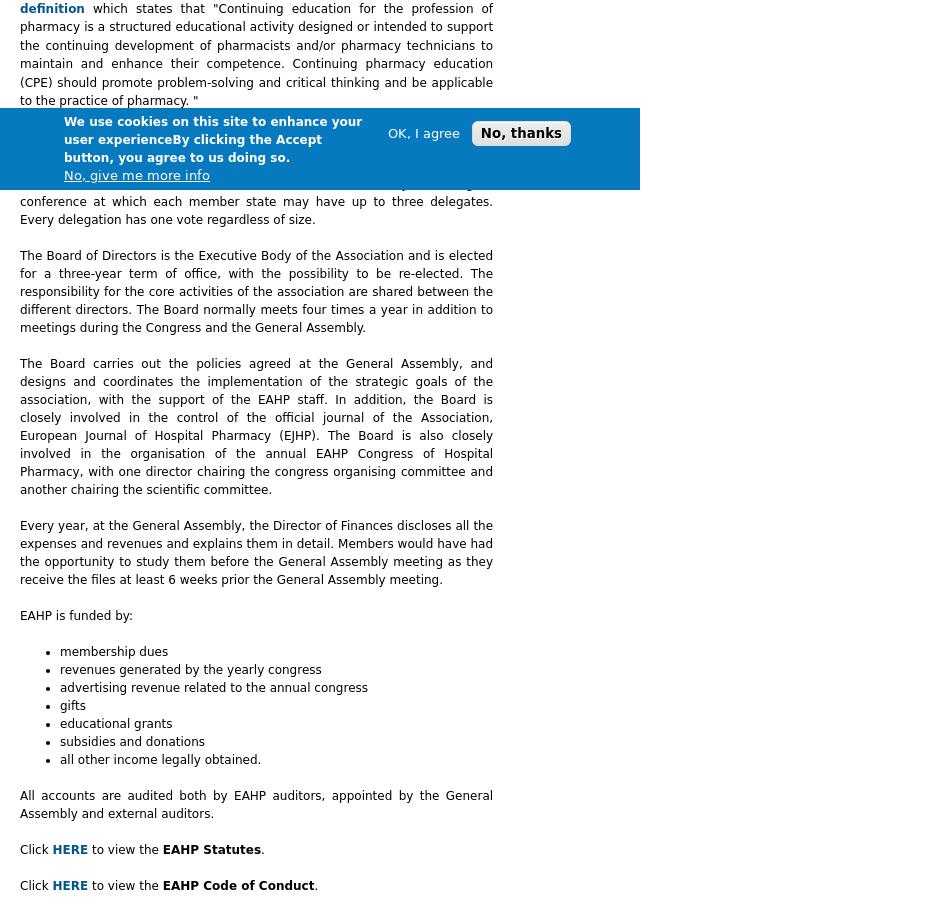 The image size is (930, 905). Describe the element at coordinates (423, 132) in the screenshot. I see `'OK, I agree'` at that location.